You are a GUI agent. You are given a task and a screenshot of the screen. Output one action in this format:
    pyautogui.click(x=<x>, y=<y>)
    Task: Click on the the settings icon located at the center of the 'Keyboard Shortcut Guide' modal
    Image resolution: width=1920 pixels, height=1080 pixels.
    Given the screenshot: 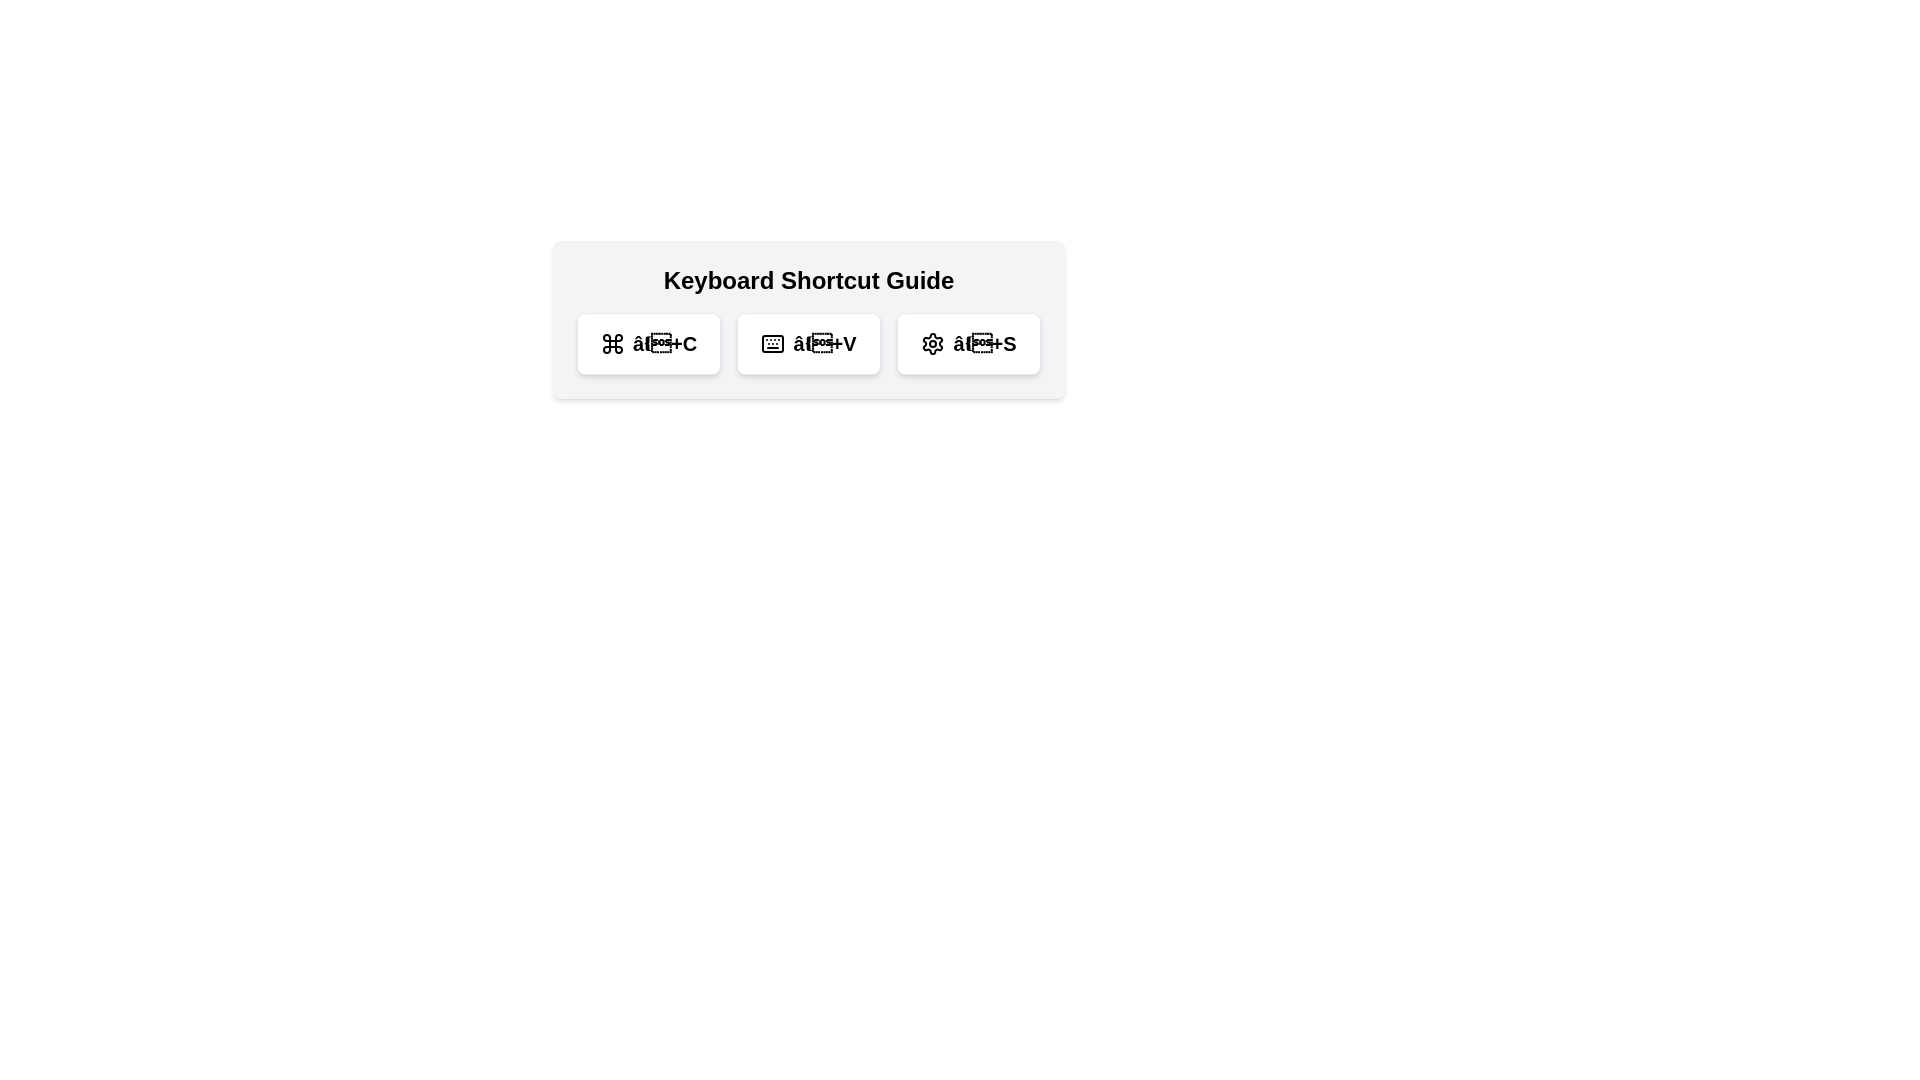 What is the action you would take?
    pyautogui.click(x=931, y=342)
    